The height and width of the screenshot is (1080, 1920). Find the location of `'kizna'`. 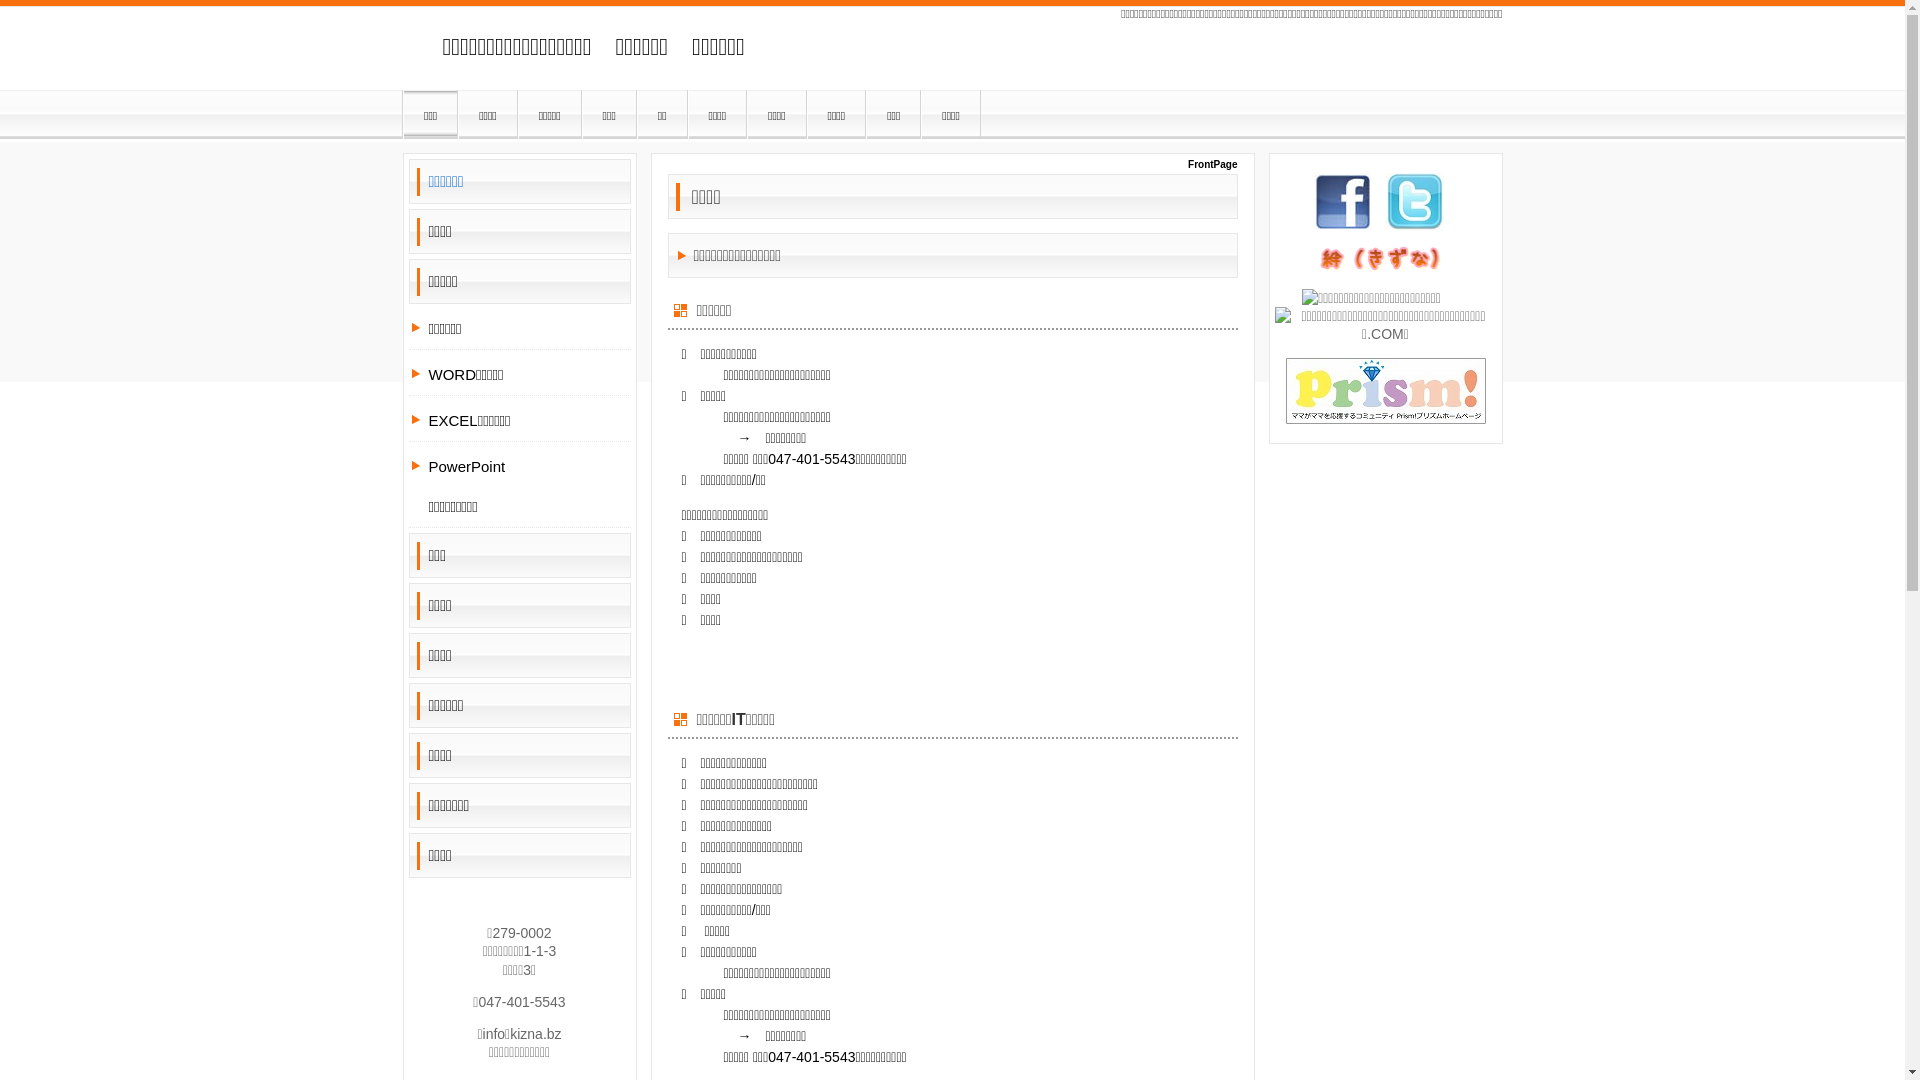

'kizna' is located at coordinates (1384, 258).